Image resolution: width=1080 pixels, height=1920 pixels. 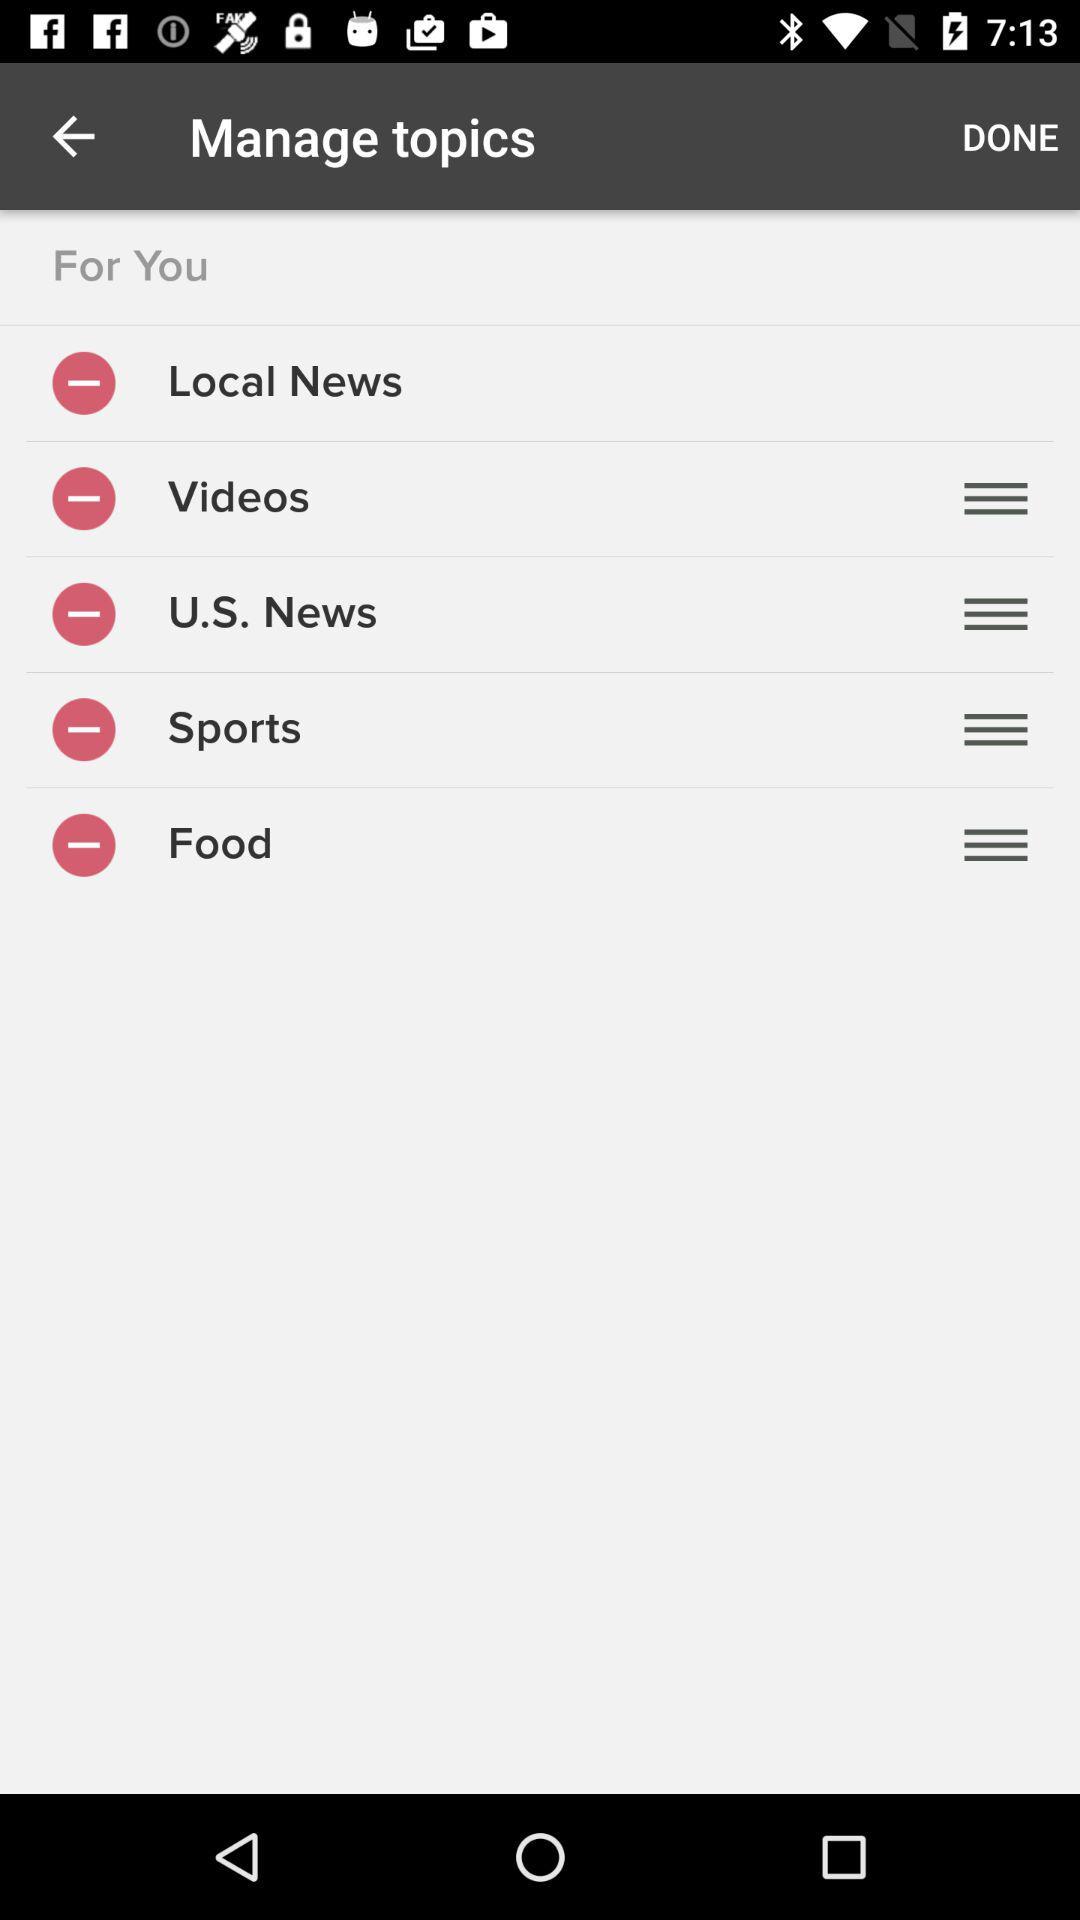 What do you see at coordinates (1010, 135) in the screenshot?
I see `the icon to the right of manage topics icon` at bounding box center [1010, 135].